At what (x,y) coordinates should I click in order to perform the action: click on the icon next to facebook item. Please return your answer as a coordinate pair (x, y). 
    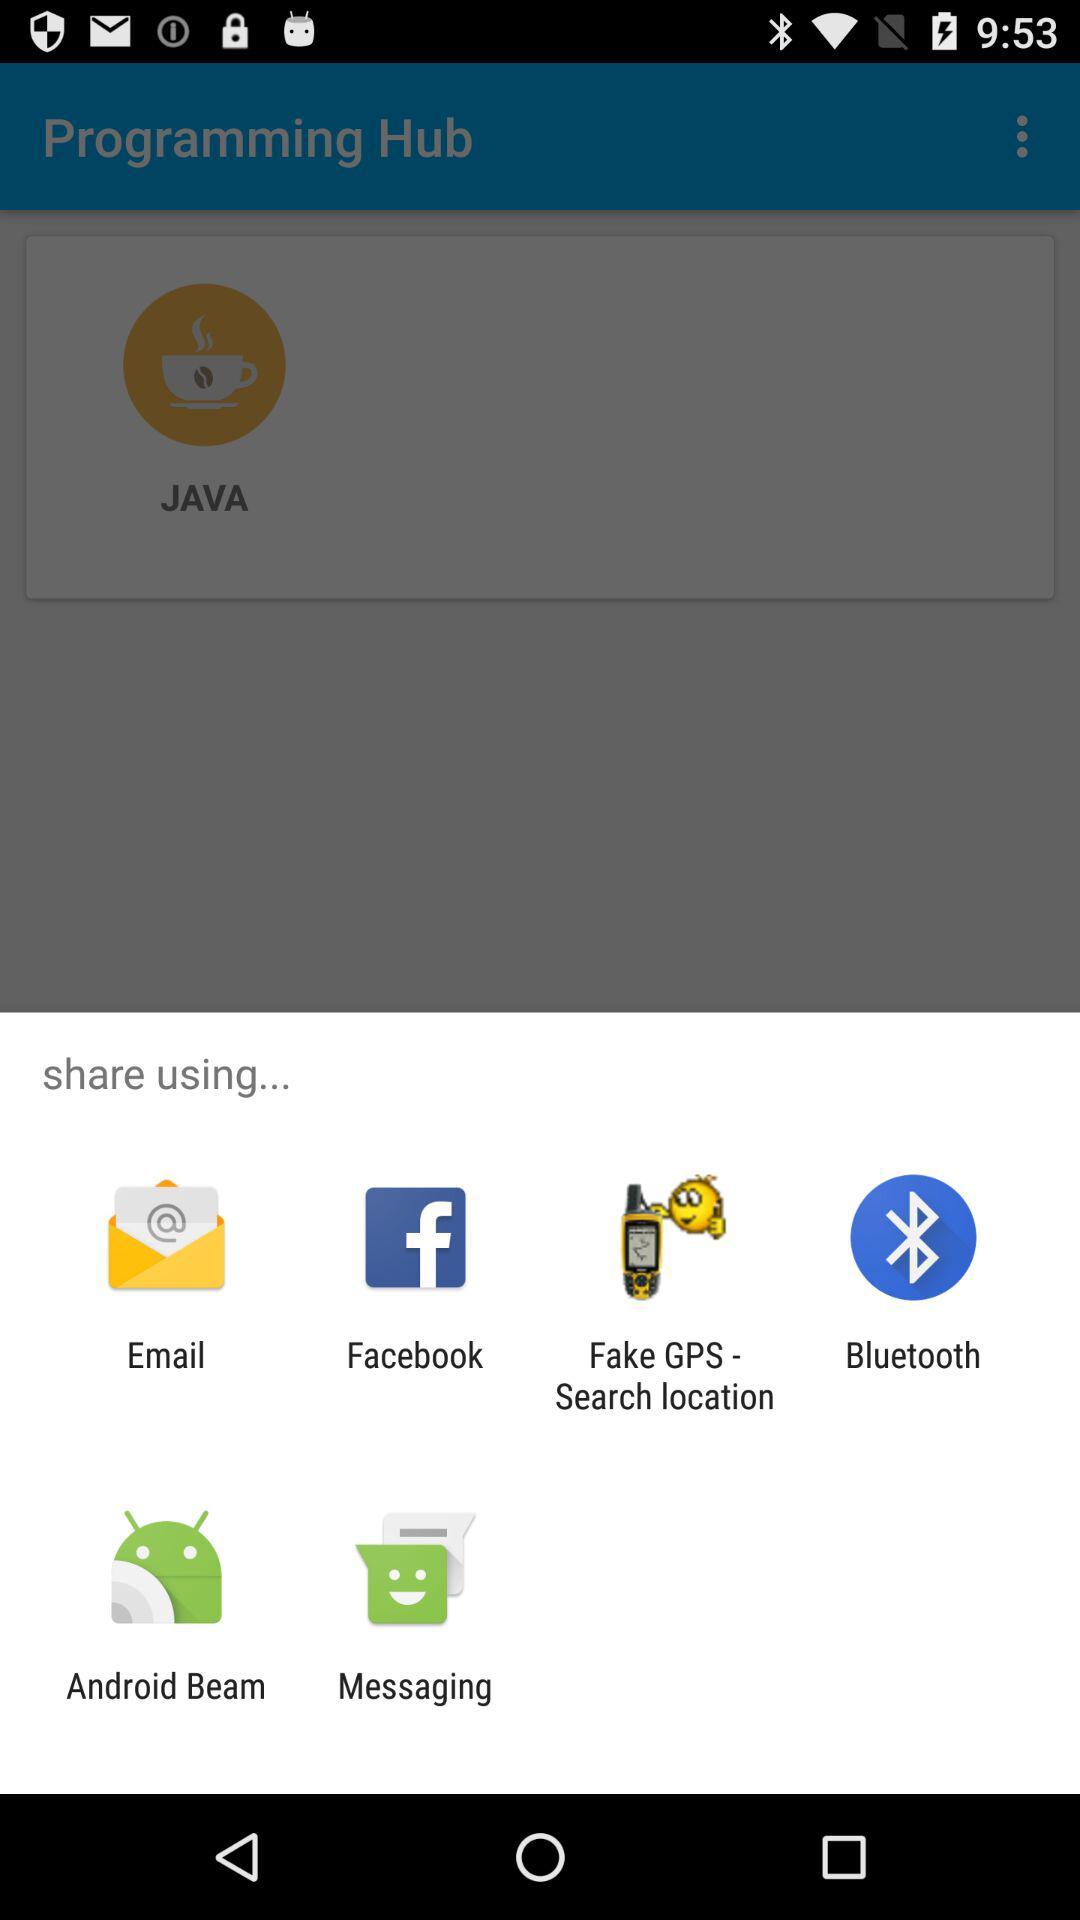
    Looking at the image, I should click on (165, 1374).